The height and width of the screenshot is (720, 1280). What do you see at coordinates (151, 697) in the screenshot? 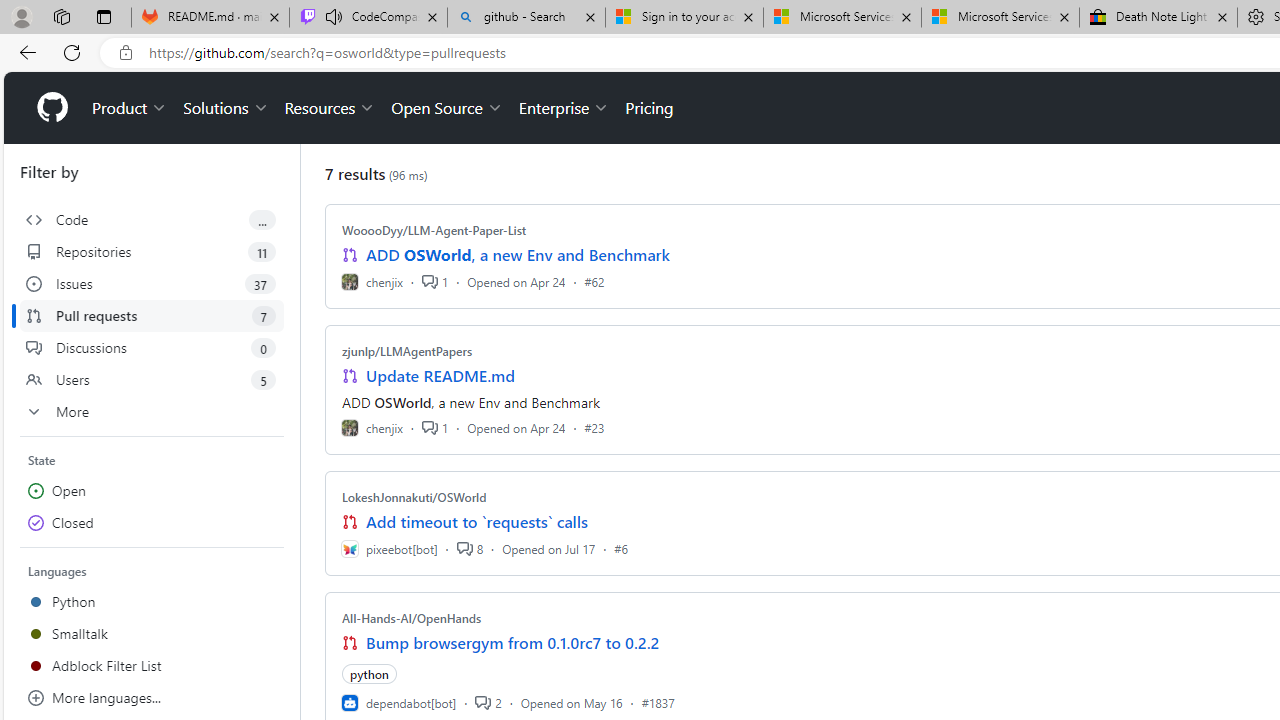
I see `'More languages...'` at bounding box center [151, 697].